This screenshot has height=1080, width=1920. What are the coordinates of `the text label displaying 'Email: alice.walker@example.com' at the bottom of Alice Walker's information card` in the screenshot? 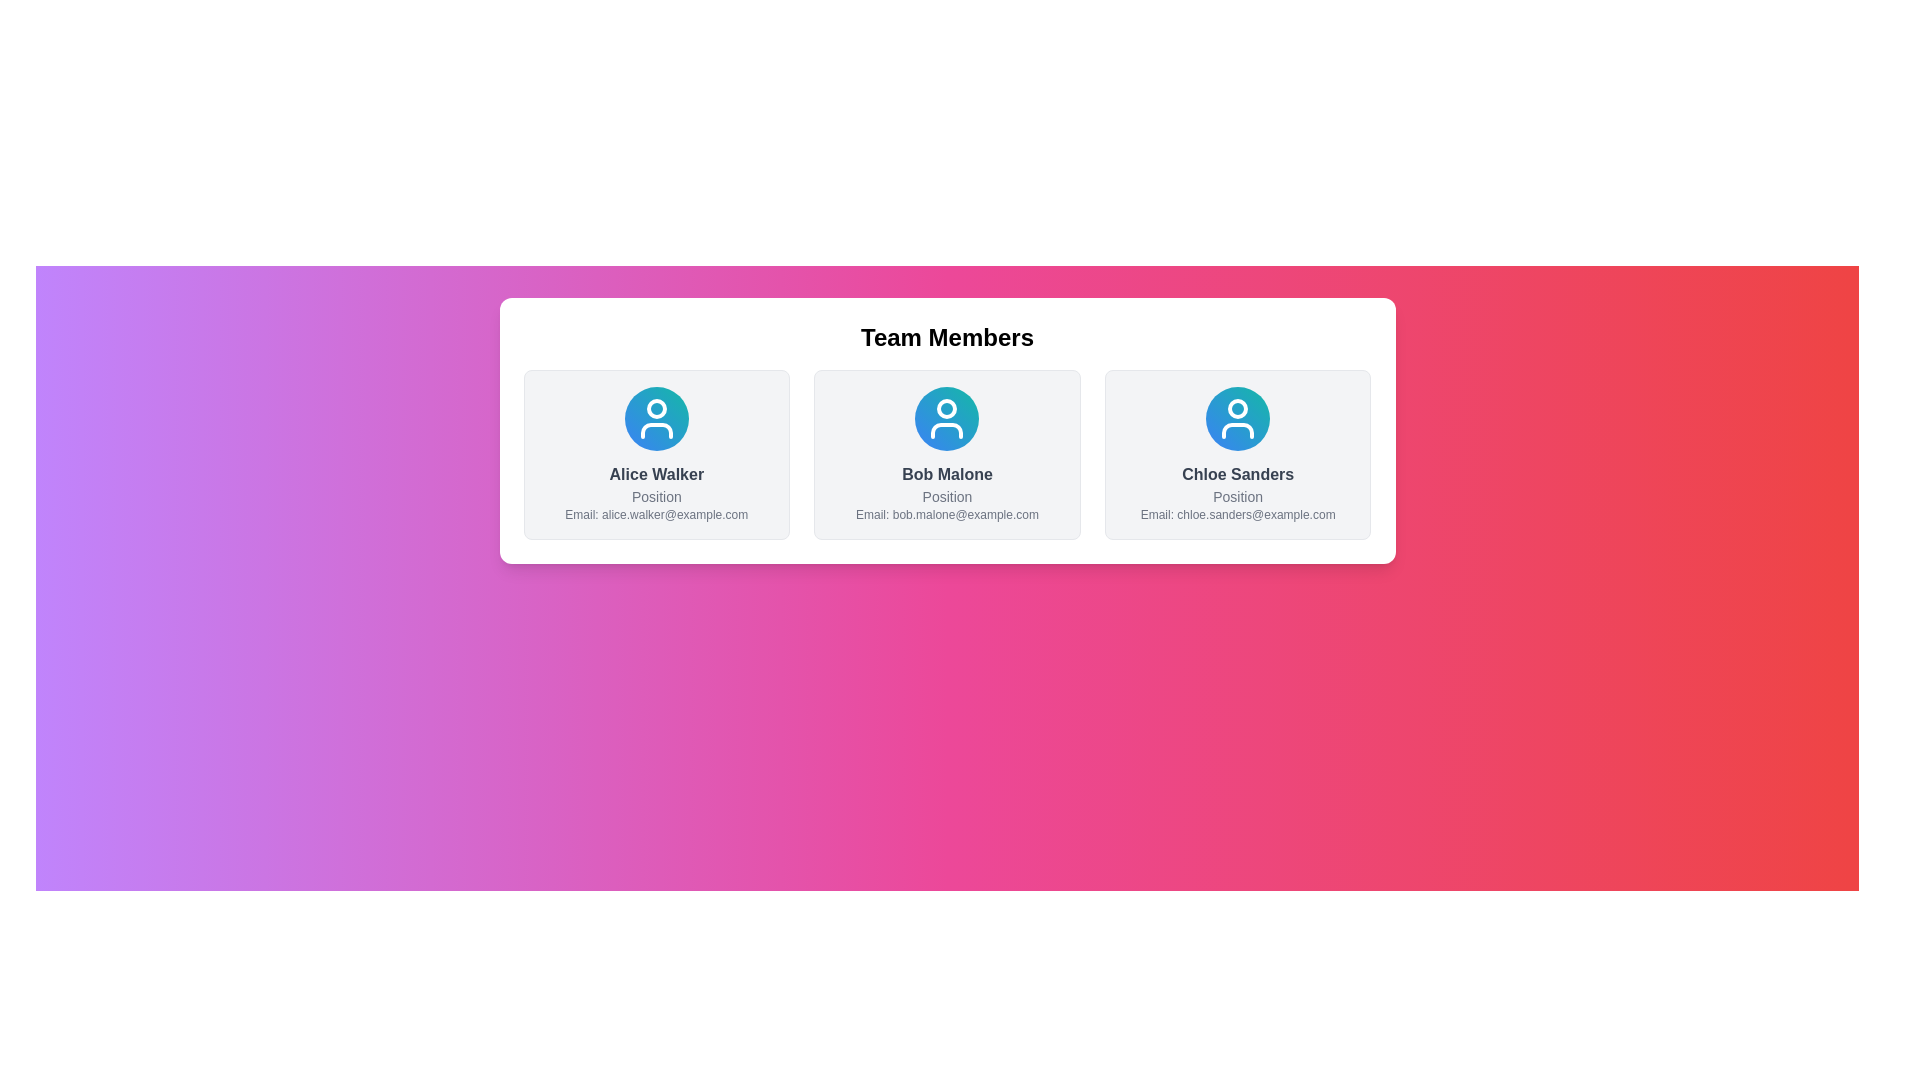 It's located at (656, 514).